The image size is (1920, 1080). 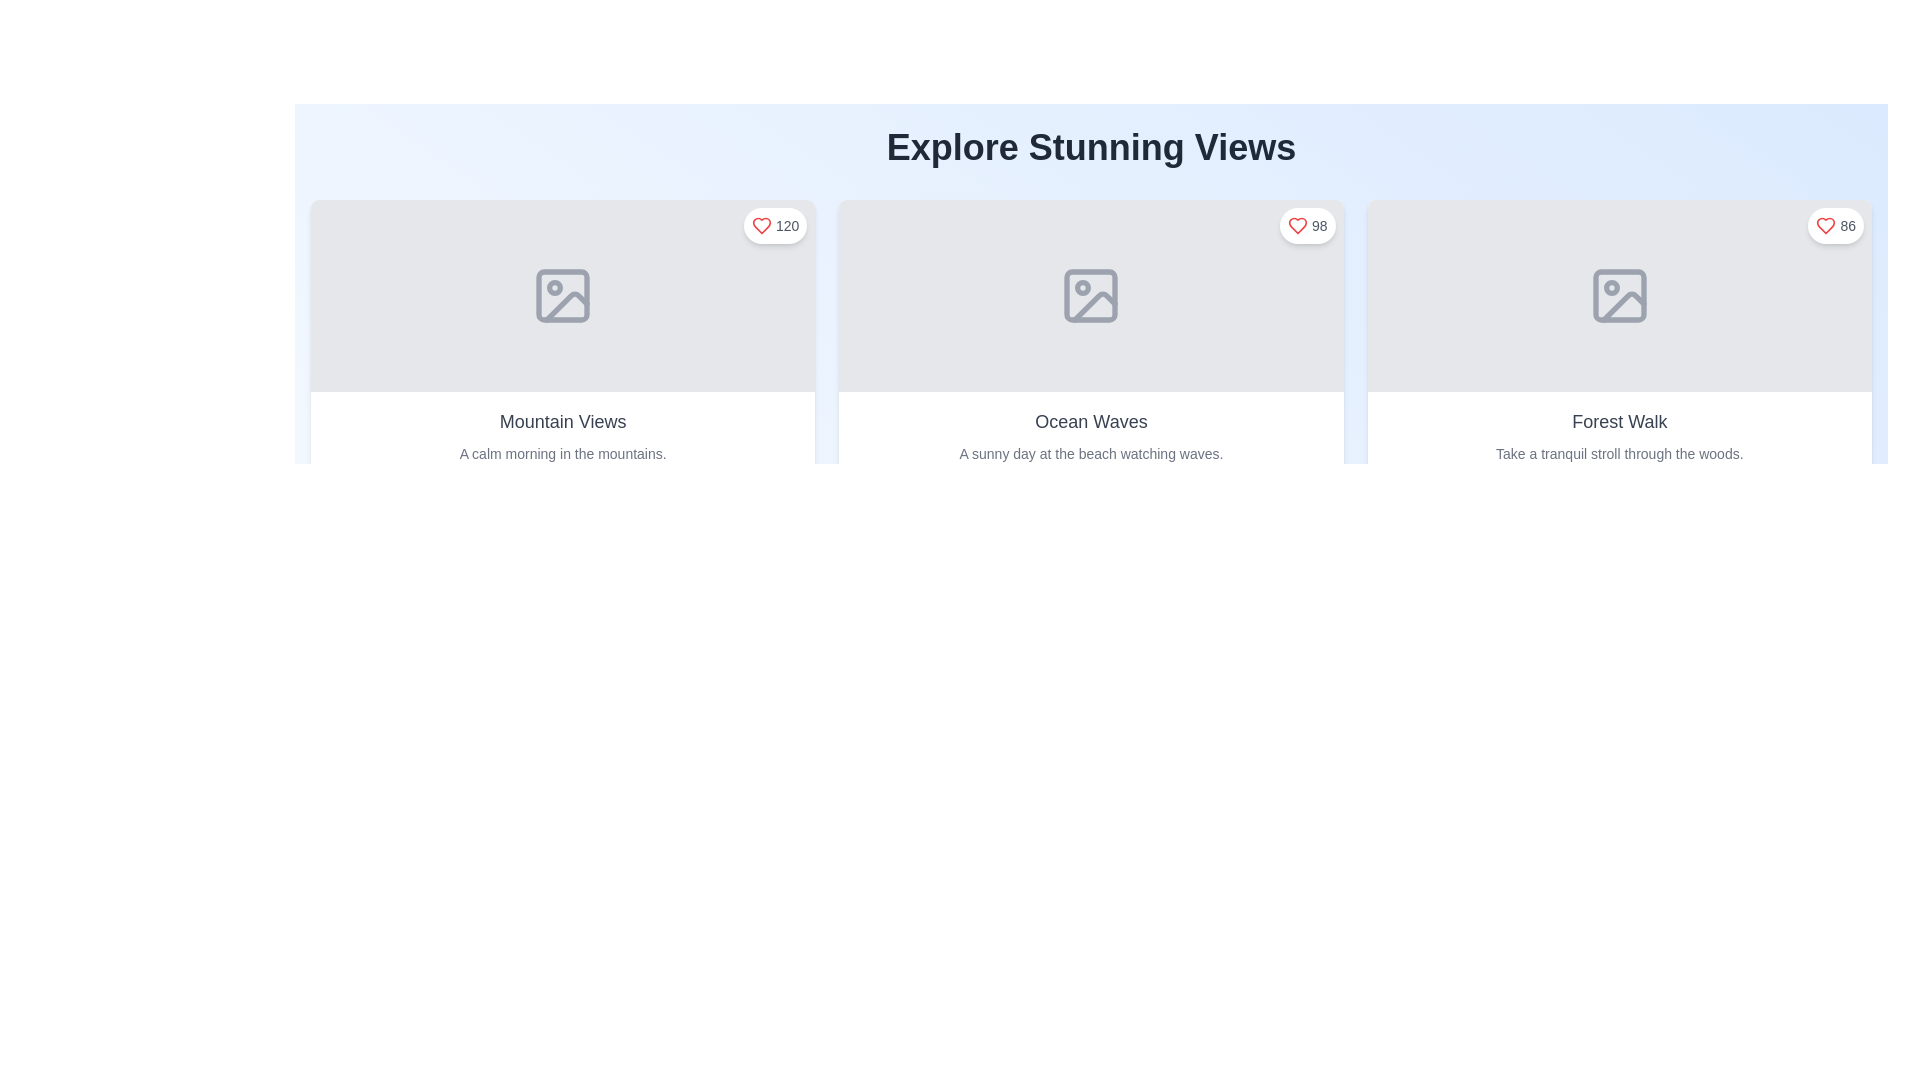 What do you see at coordinates (1619, 454) in the screenshot?
I see `the static text display providing additional context for the card titled 'Forest Walk', located at the bottom section of the card layout` at bounding box center [1619, 454].